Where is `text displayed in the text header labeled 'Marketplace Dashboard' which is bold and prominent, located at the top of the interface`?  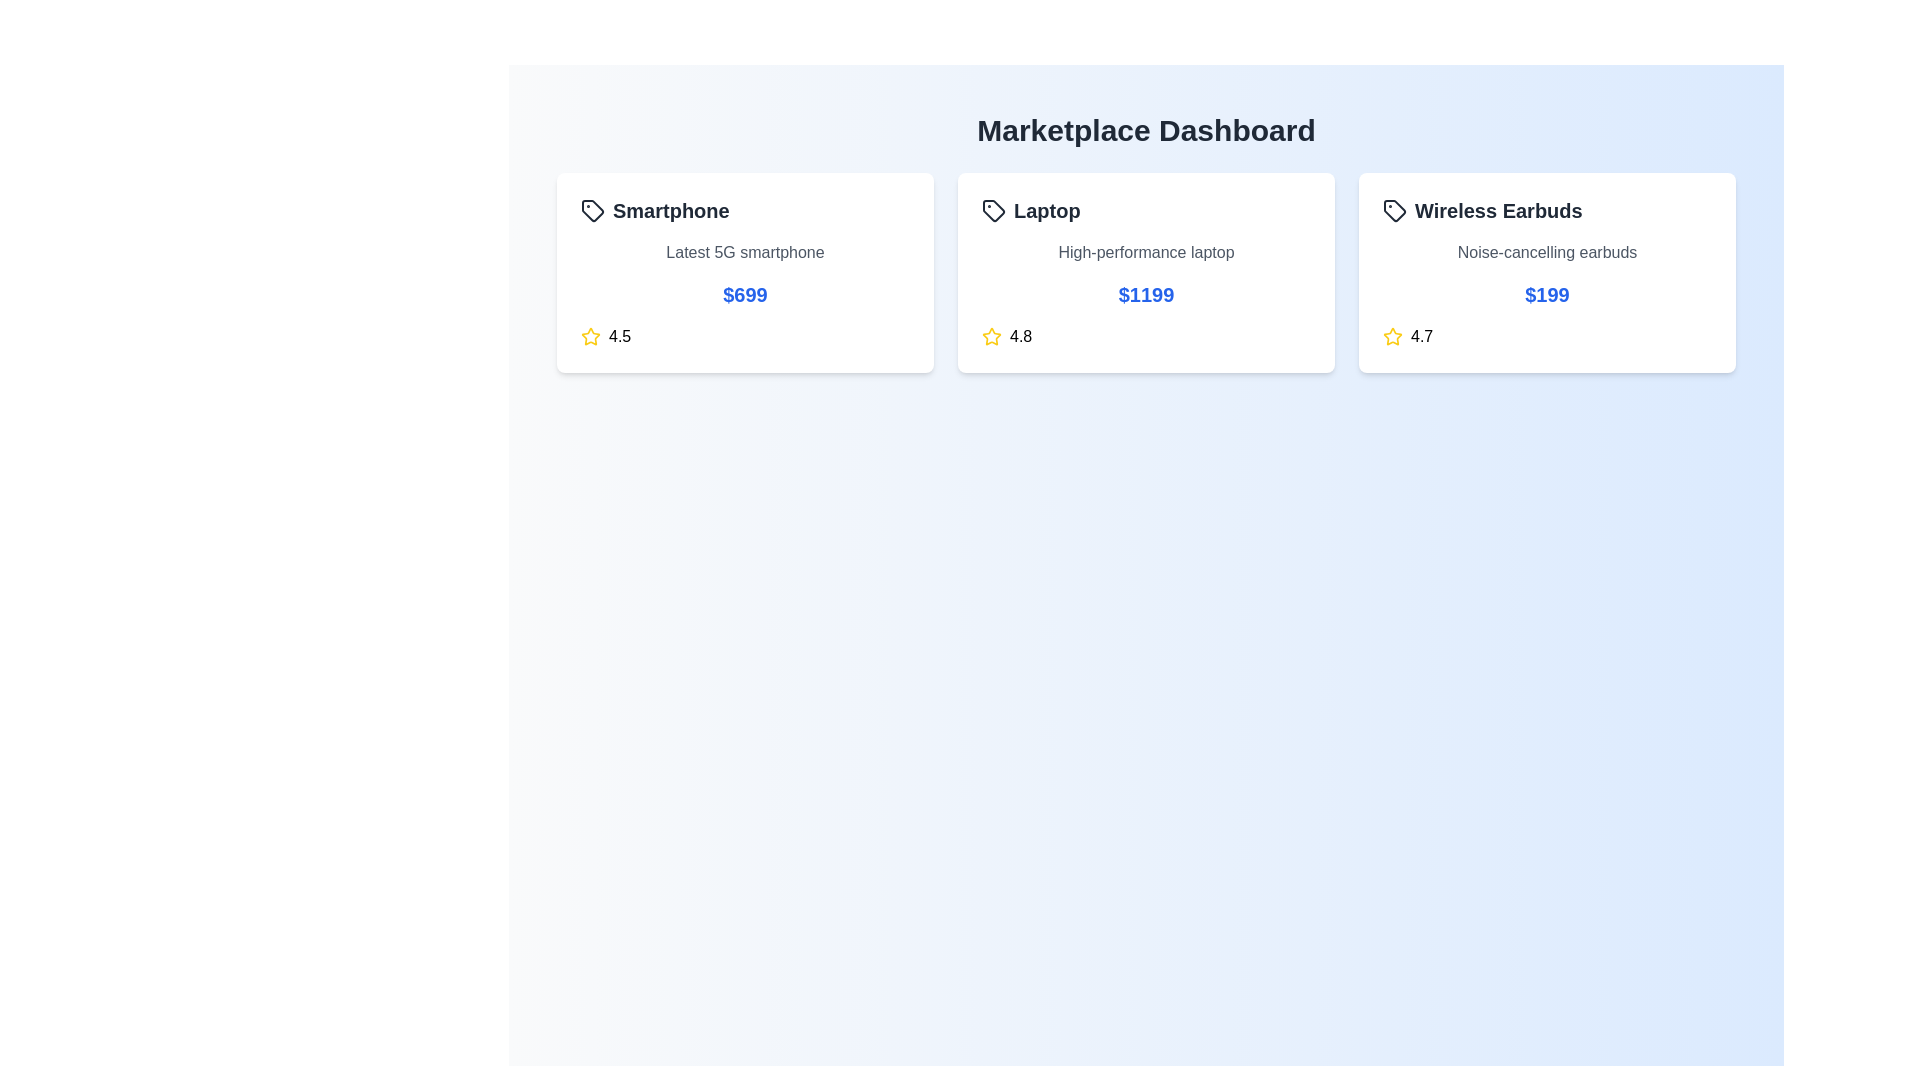 text displayed in the text header labeled 'Marketplace Dashboard' which is bold and prominent, located at the top of the interface is located at coordinates (1146, 131).